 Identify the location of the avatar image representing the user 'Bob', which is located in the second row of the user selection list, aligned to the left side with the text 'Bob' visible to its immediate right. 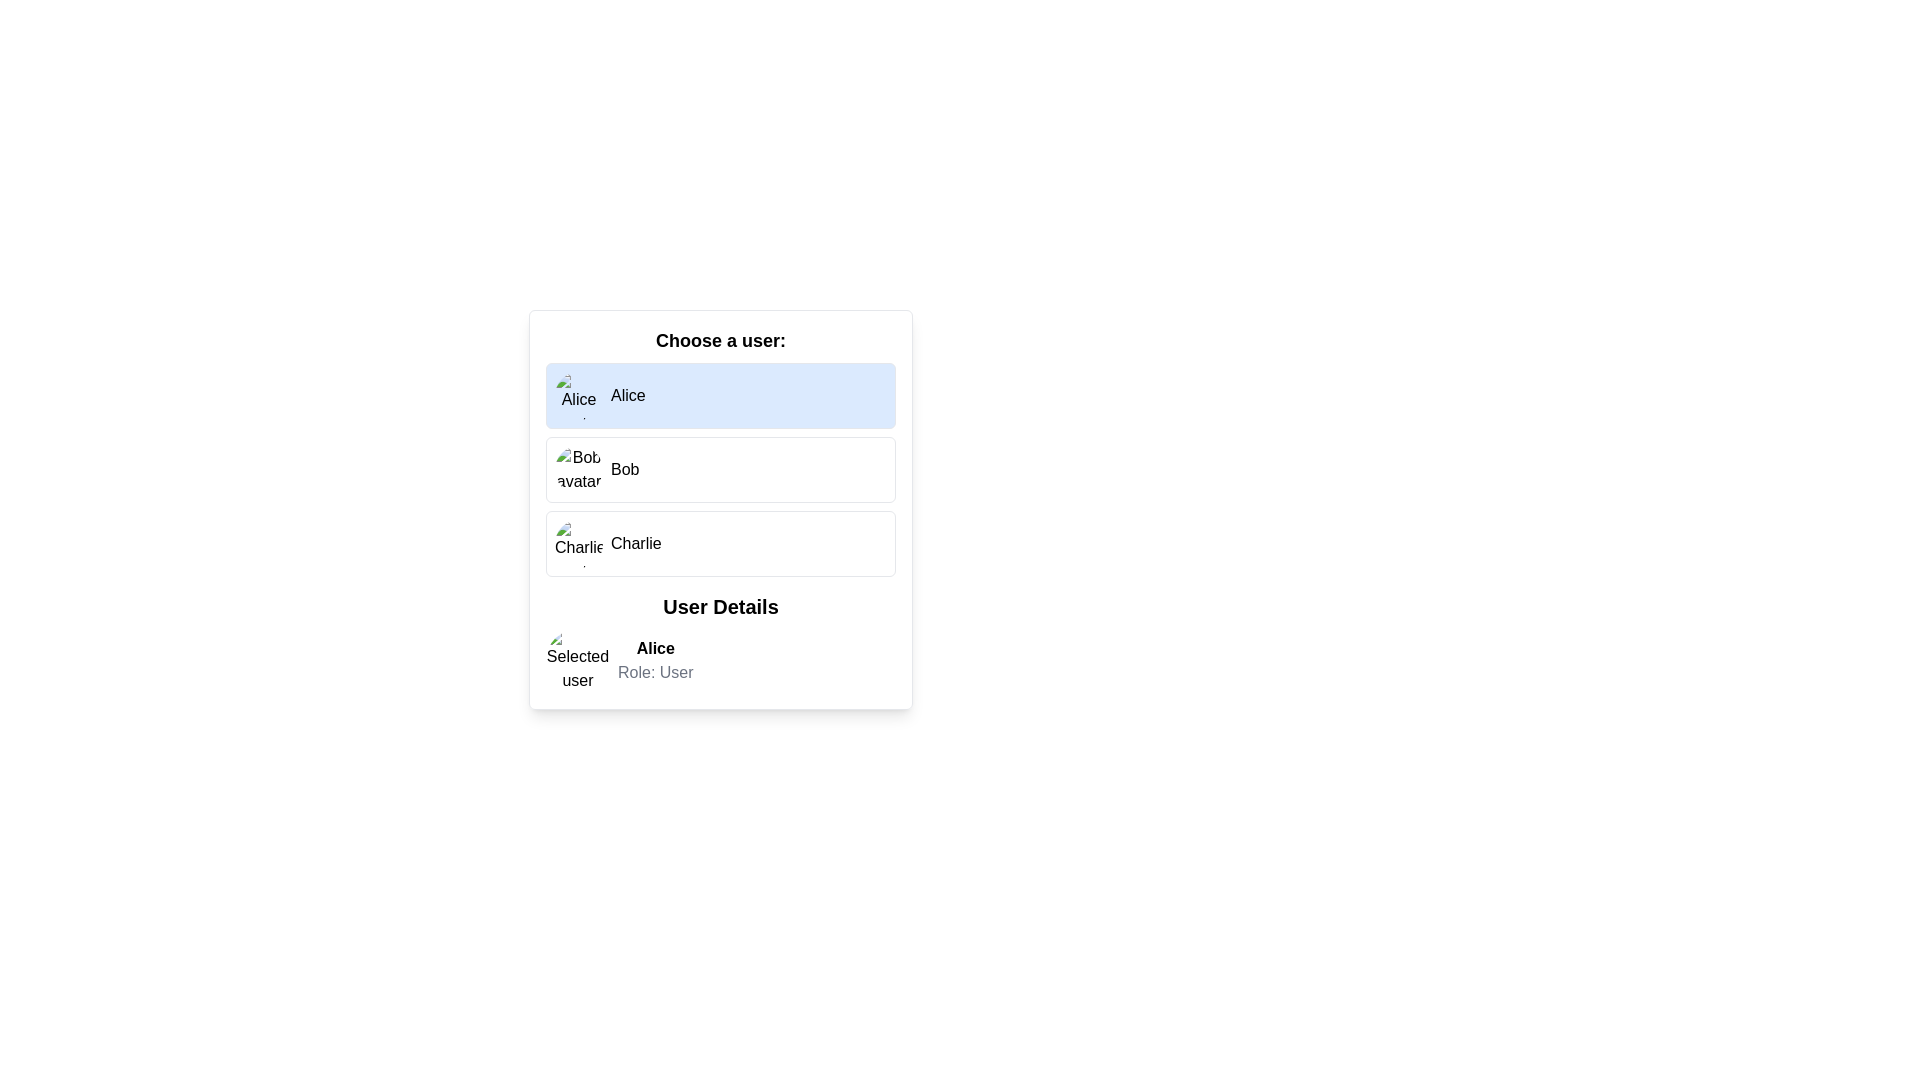
(578, 470).